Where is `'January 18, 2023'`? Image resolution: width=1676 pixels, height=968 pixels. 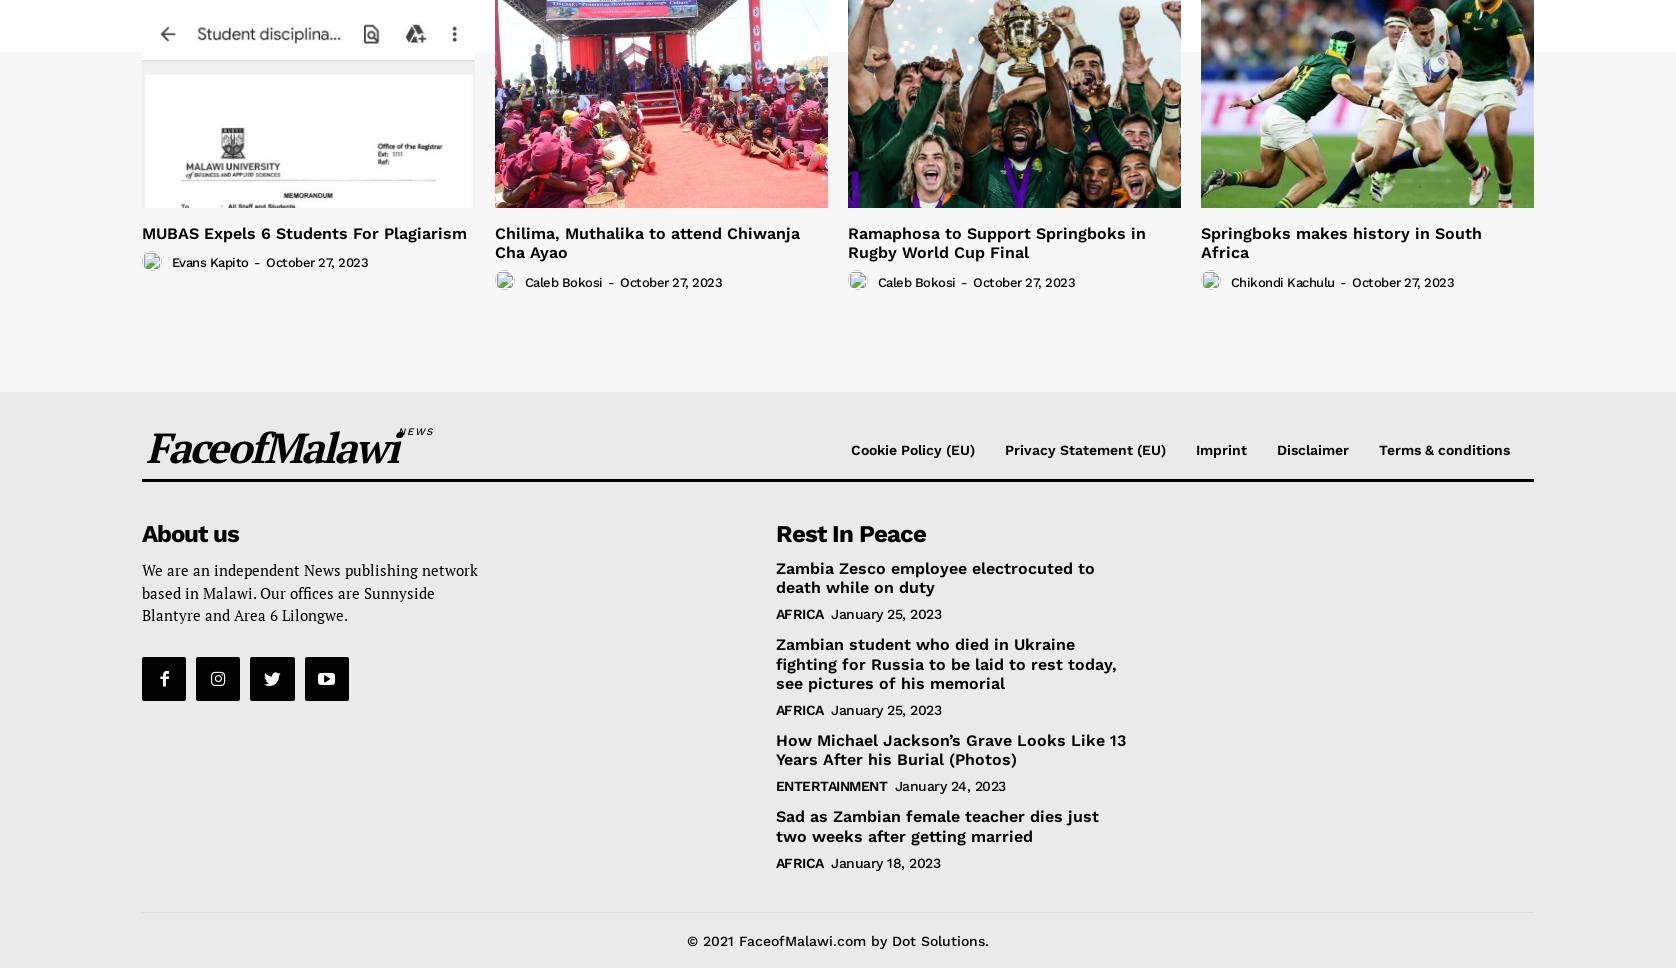 'January 18, 2023' is located at coordinates (885, 861).